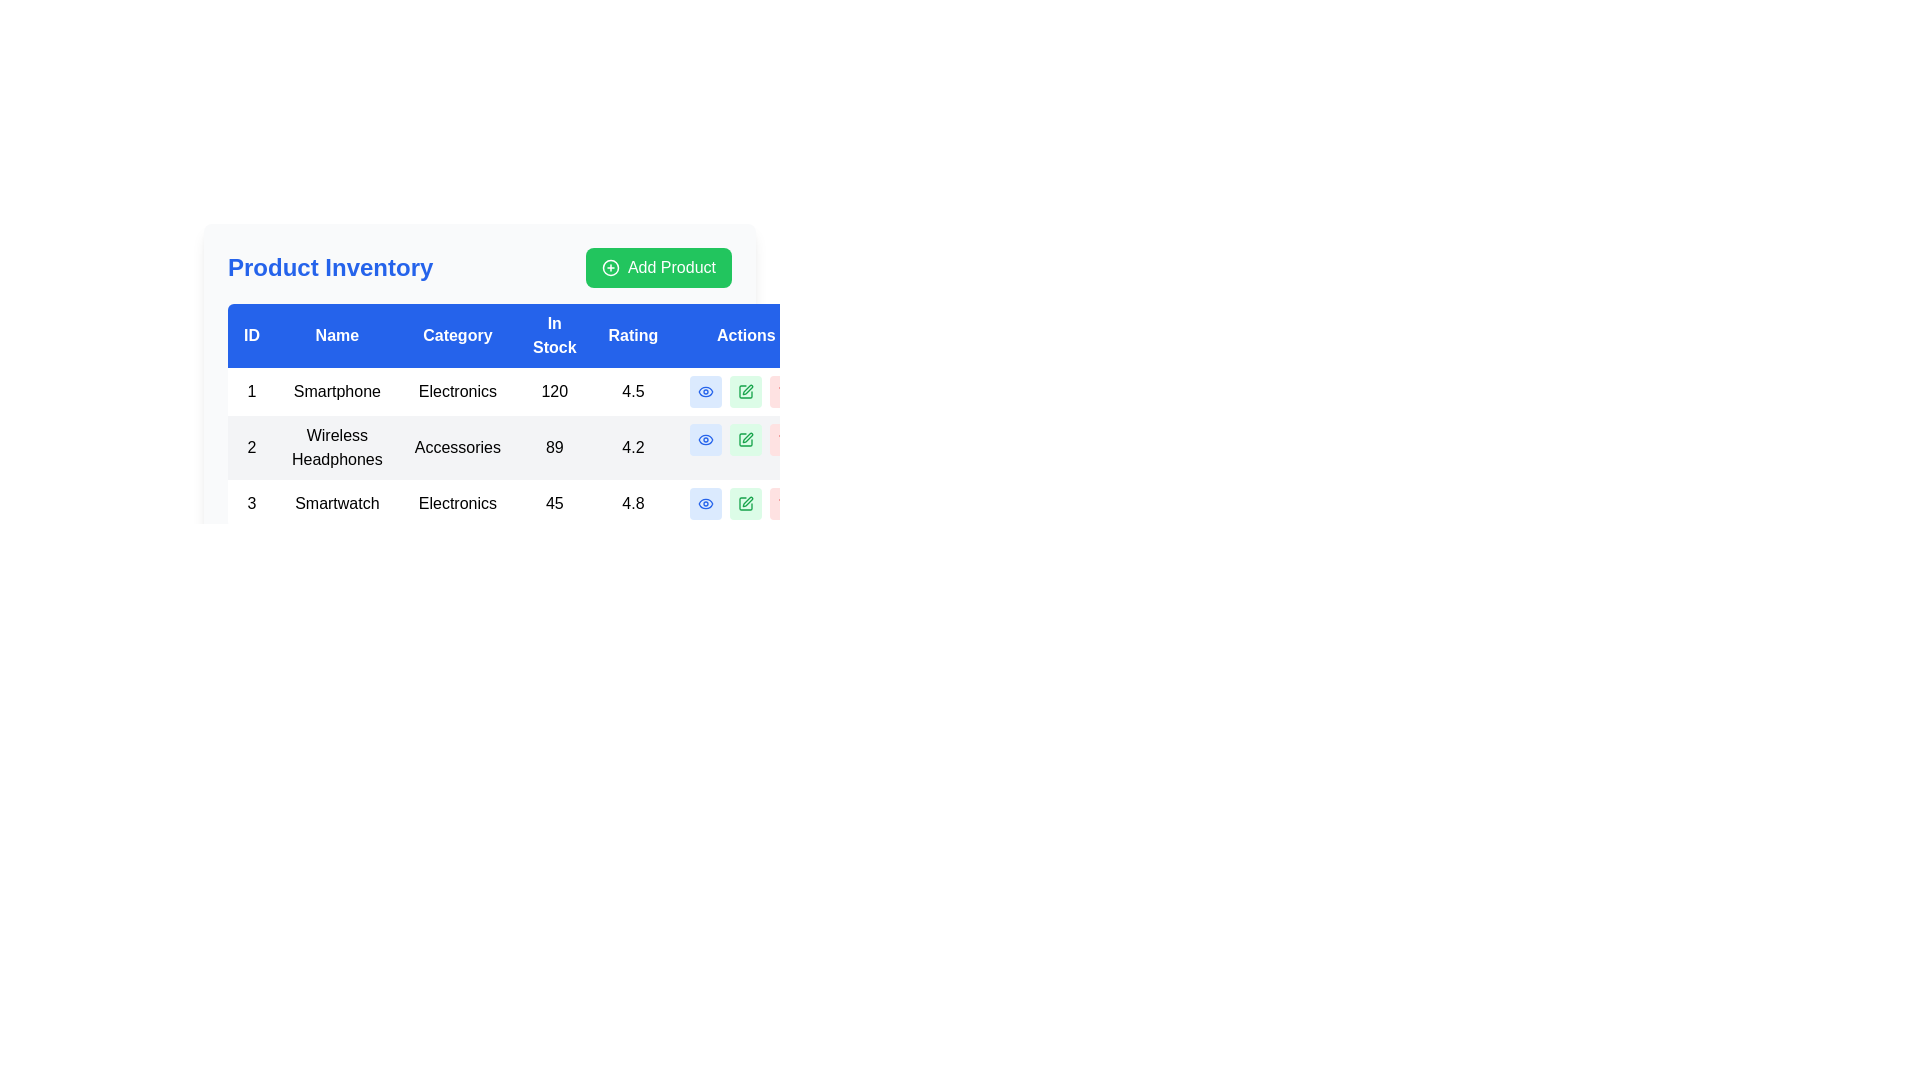 The height and width of the screenshot is (1080, 1920). What do you see at coordinates (554, 392) in the screenshot?
I see `the table cell in the first row and fourth column labeled 'In Stock'` at bounding box center [554, 392].